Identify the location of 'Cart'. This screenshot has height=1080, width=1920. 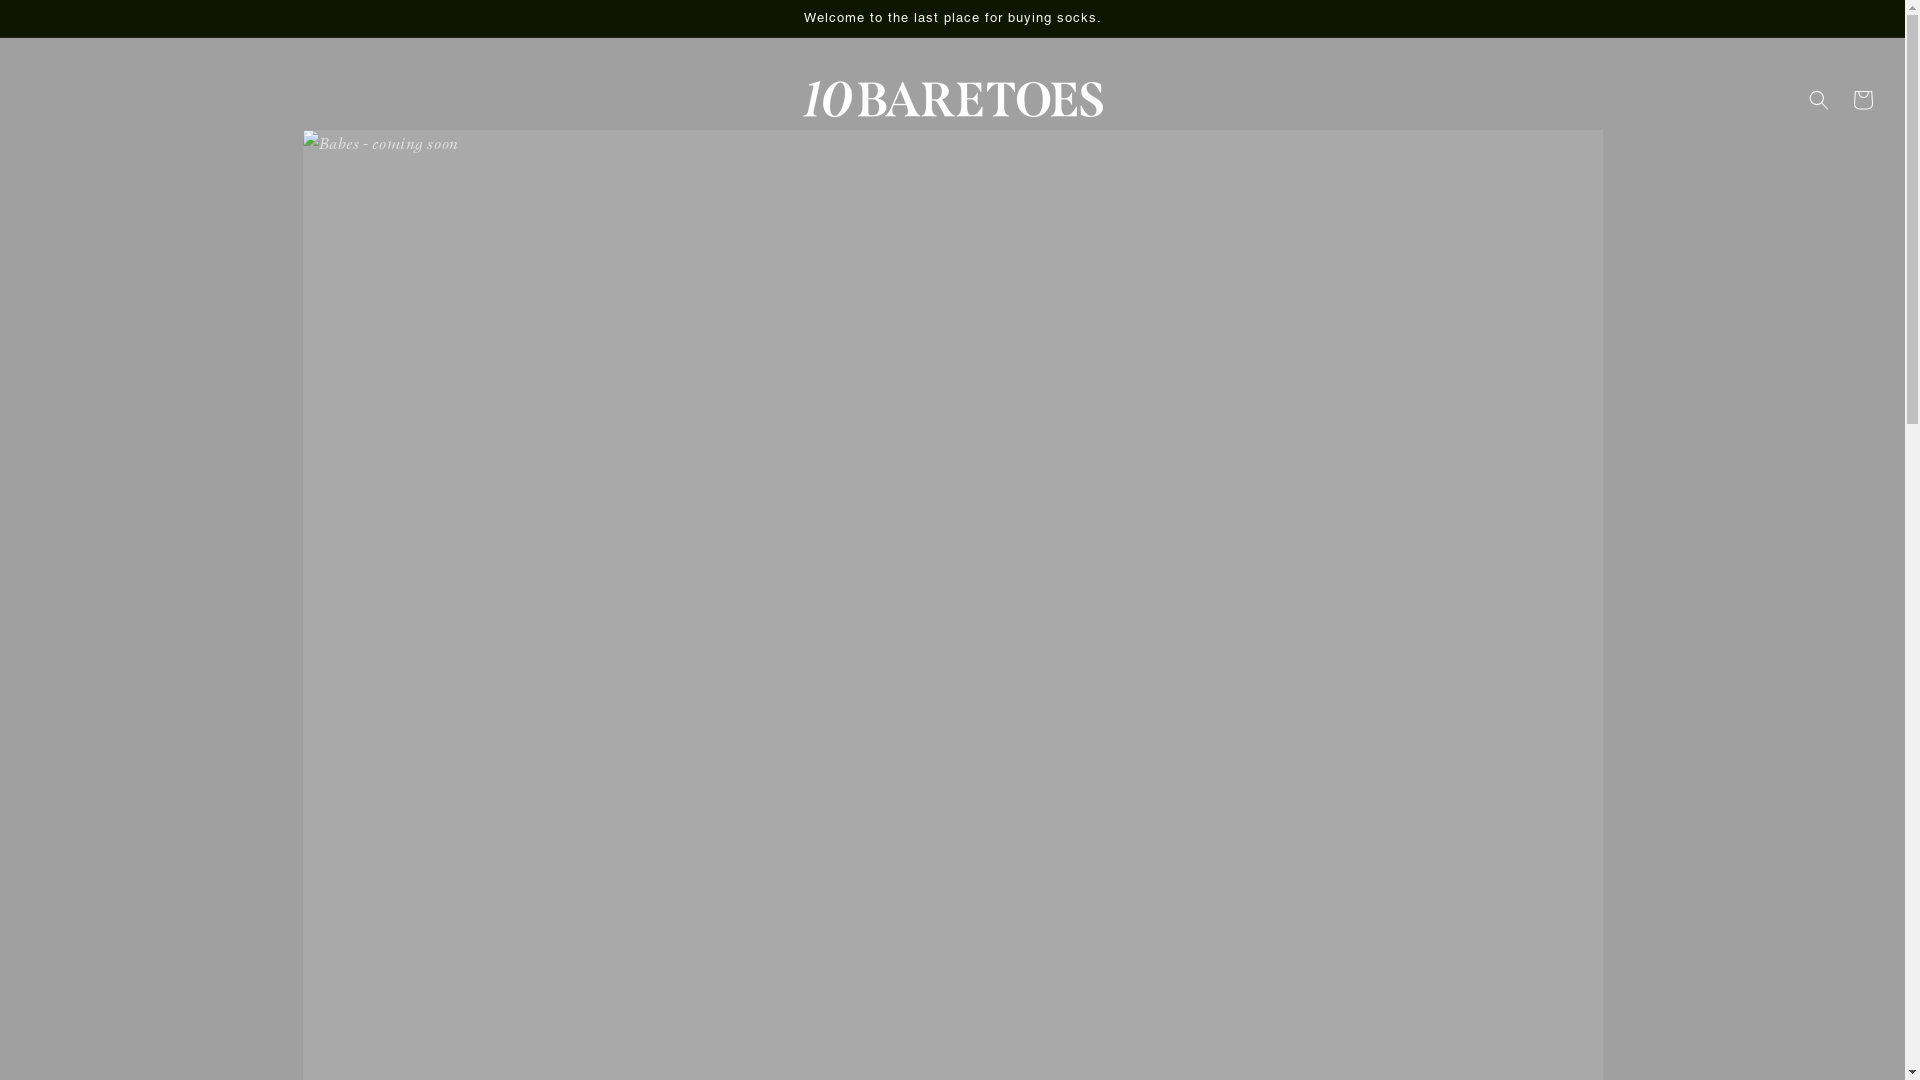
(1840, 100).